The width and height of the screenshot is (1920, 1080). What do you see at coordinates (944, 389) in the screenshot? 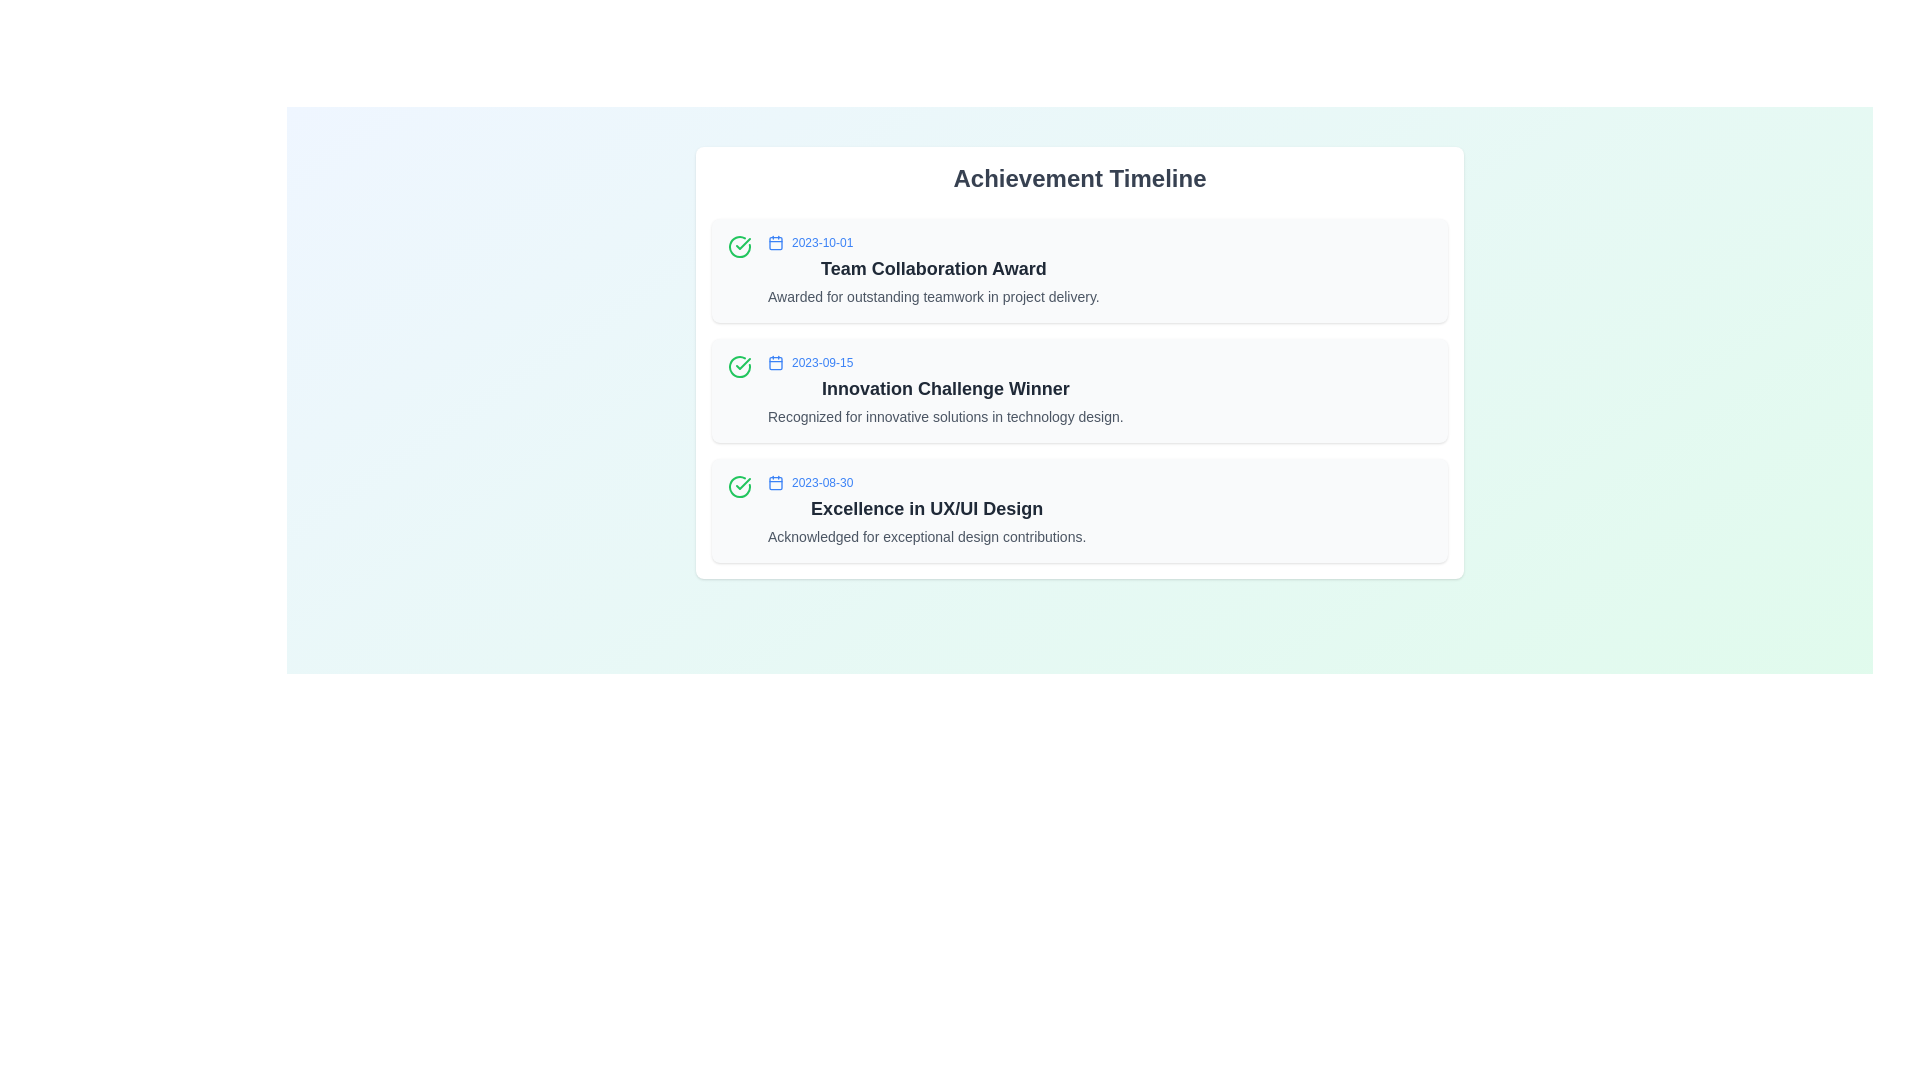
I see `the Text label that serves as the title for the associated achievement entry in the timeline, positioned in the center of the second entry box below the date '2023-09-15'` at bounding box center [944, 389].